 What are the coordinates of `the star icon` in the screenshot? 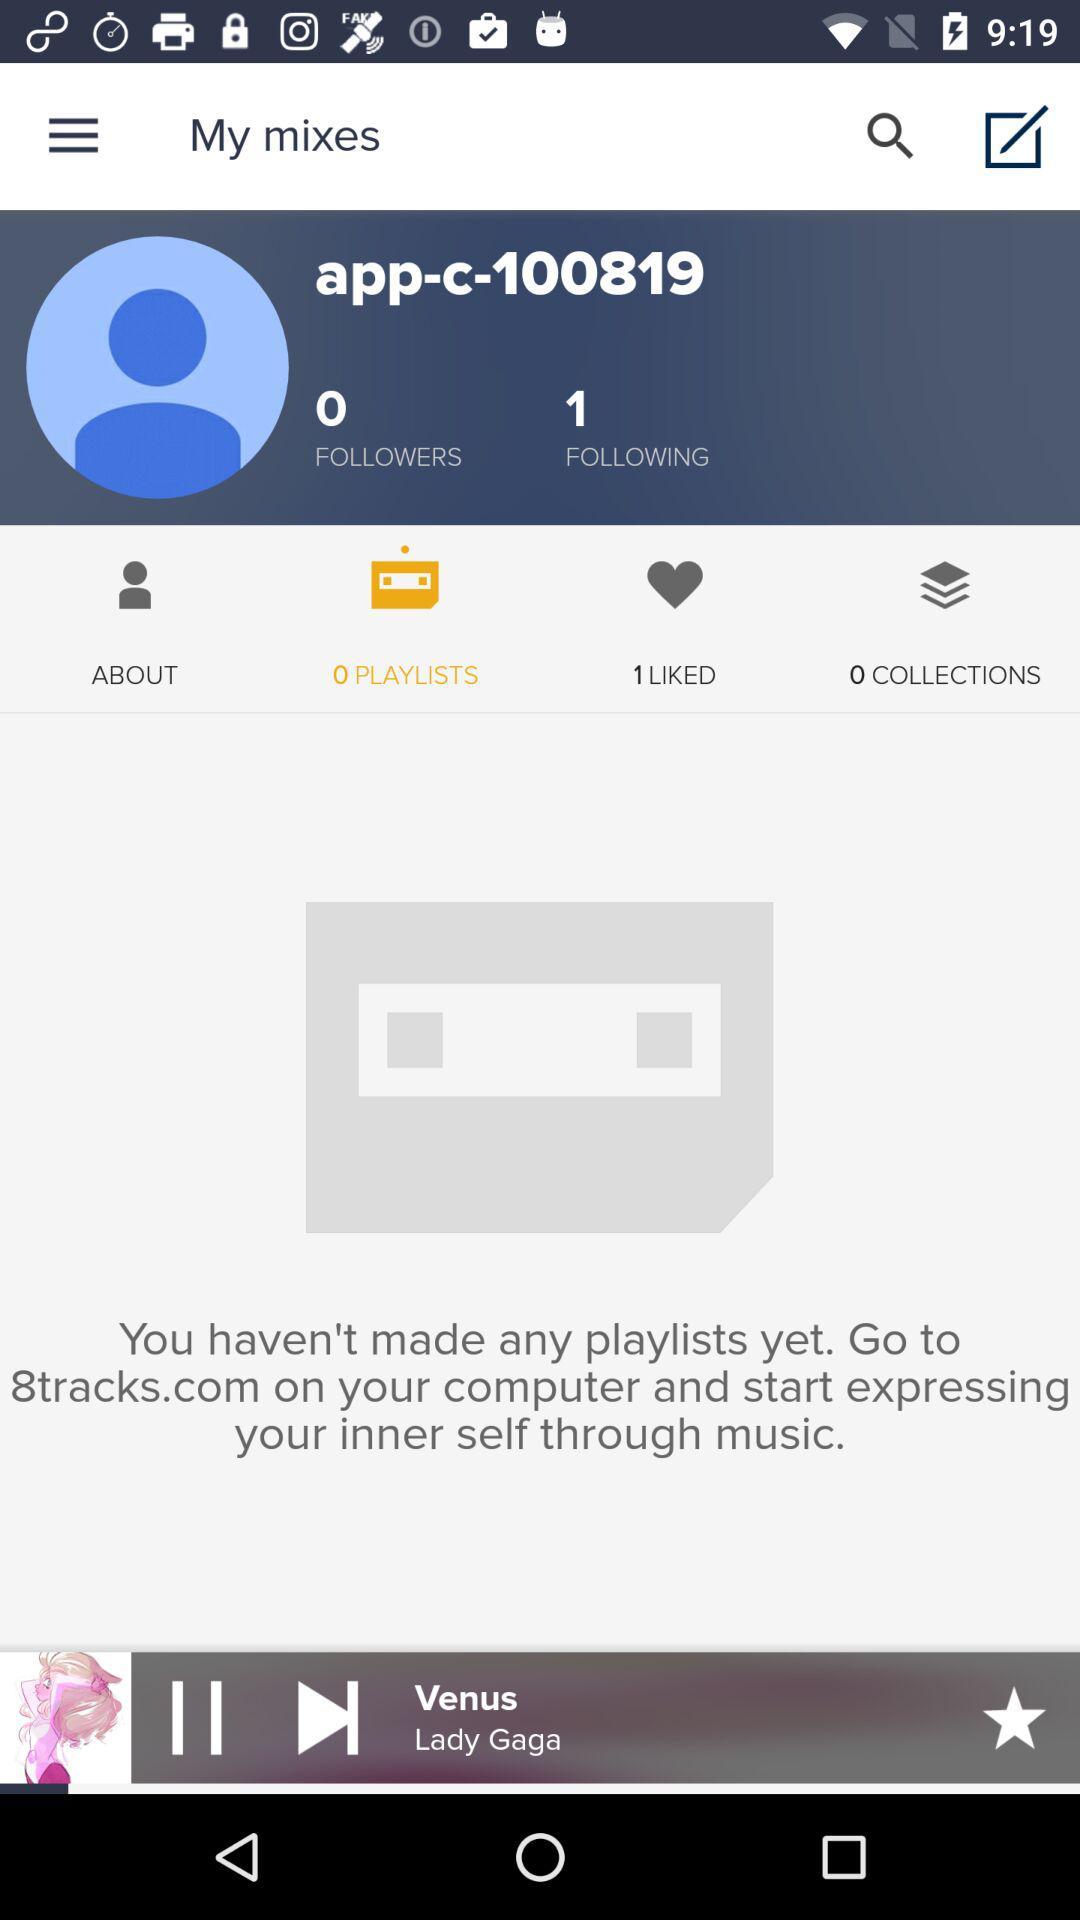 It's located at (1014, 1716).